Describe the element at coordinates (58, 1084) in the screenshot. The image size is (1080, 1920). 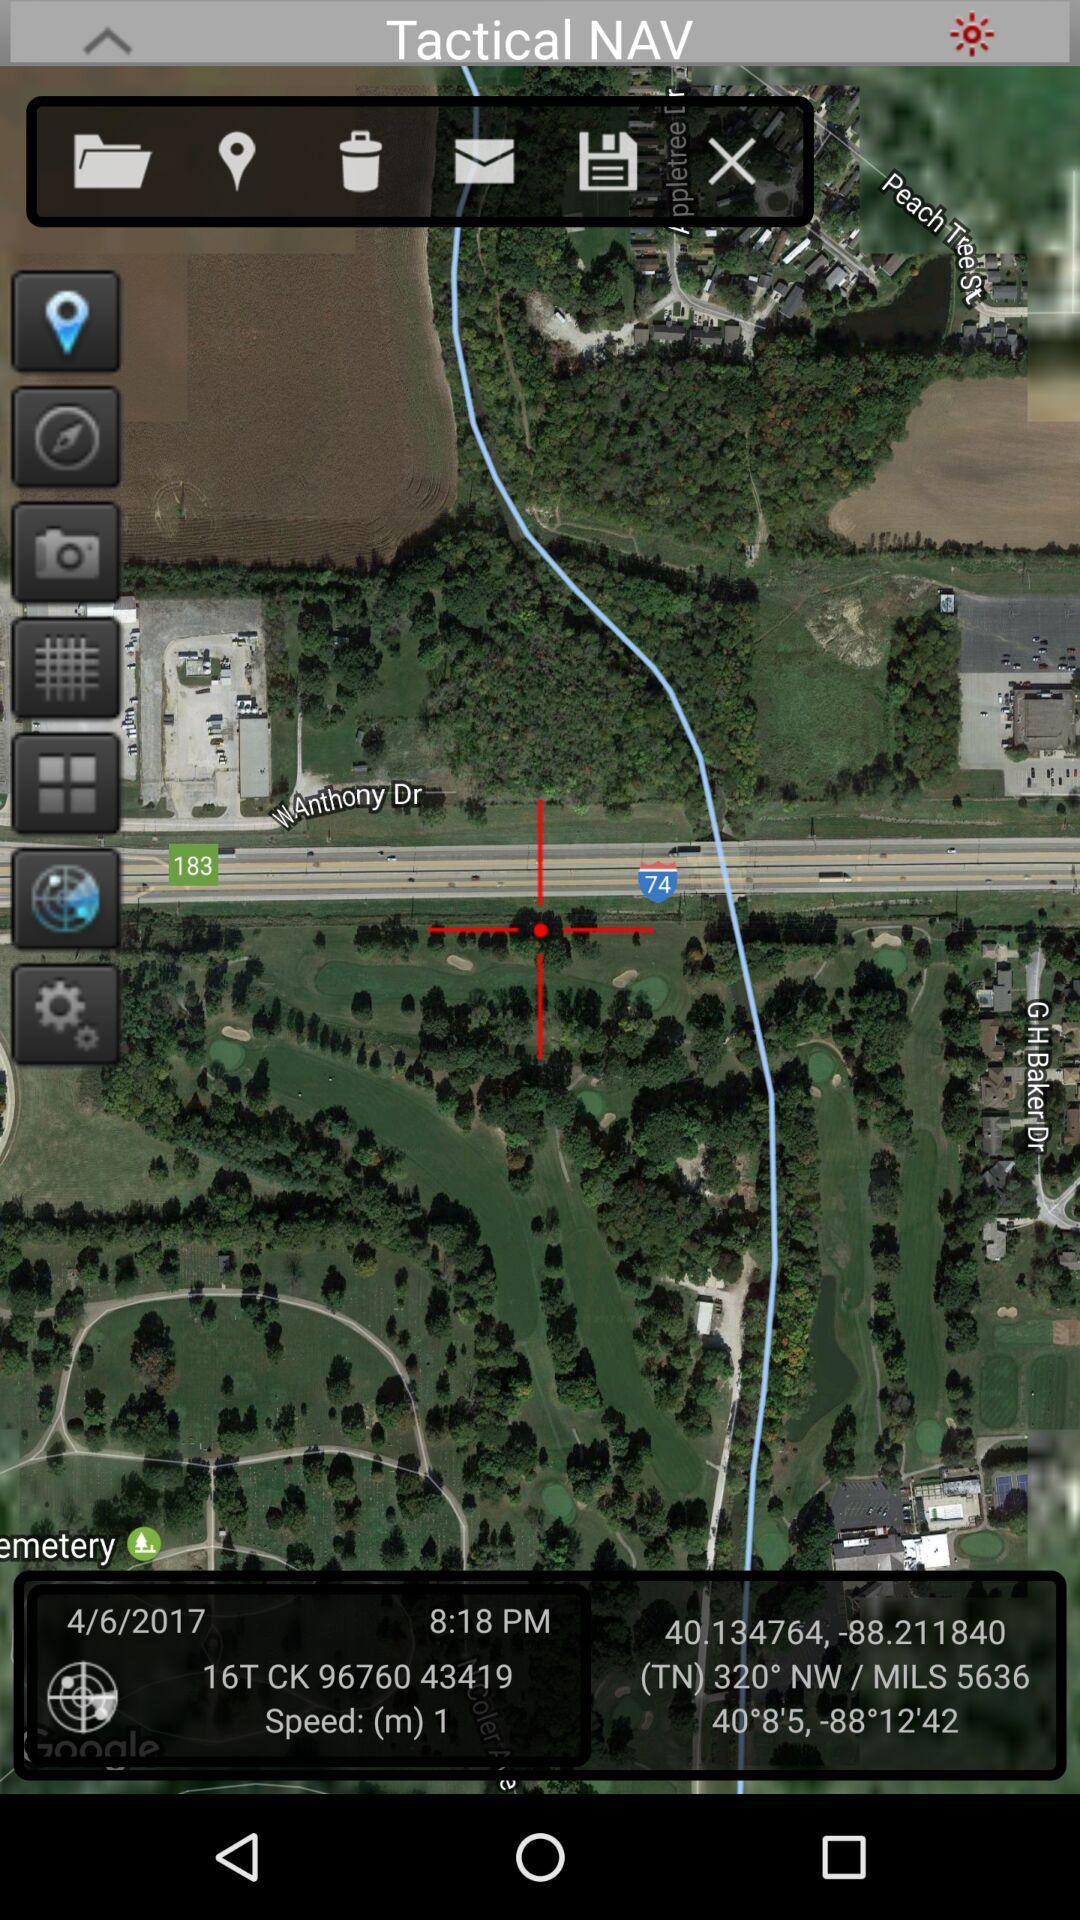
I see `the settings icon` at that location.